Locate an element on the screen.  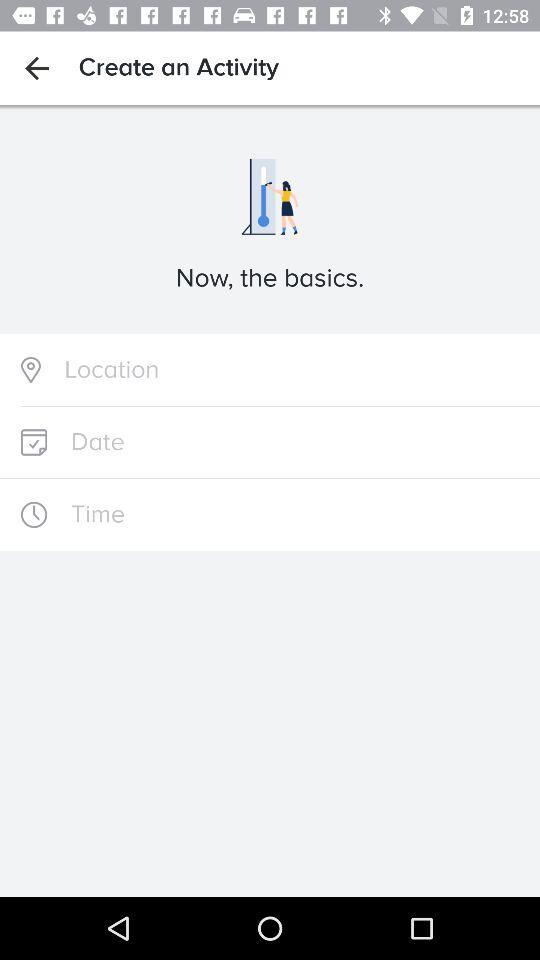
the icon next to the create an activity item is located at coordinates (36, 68).